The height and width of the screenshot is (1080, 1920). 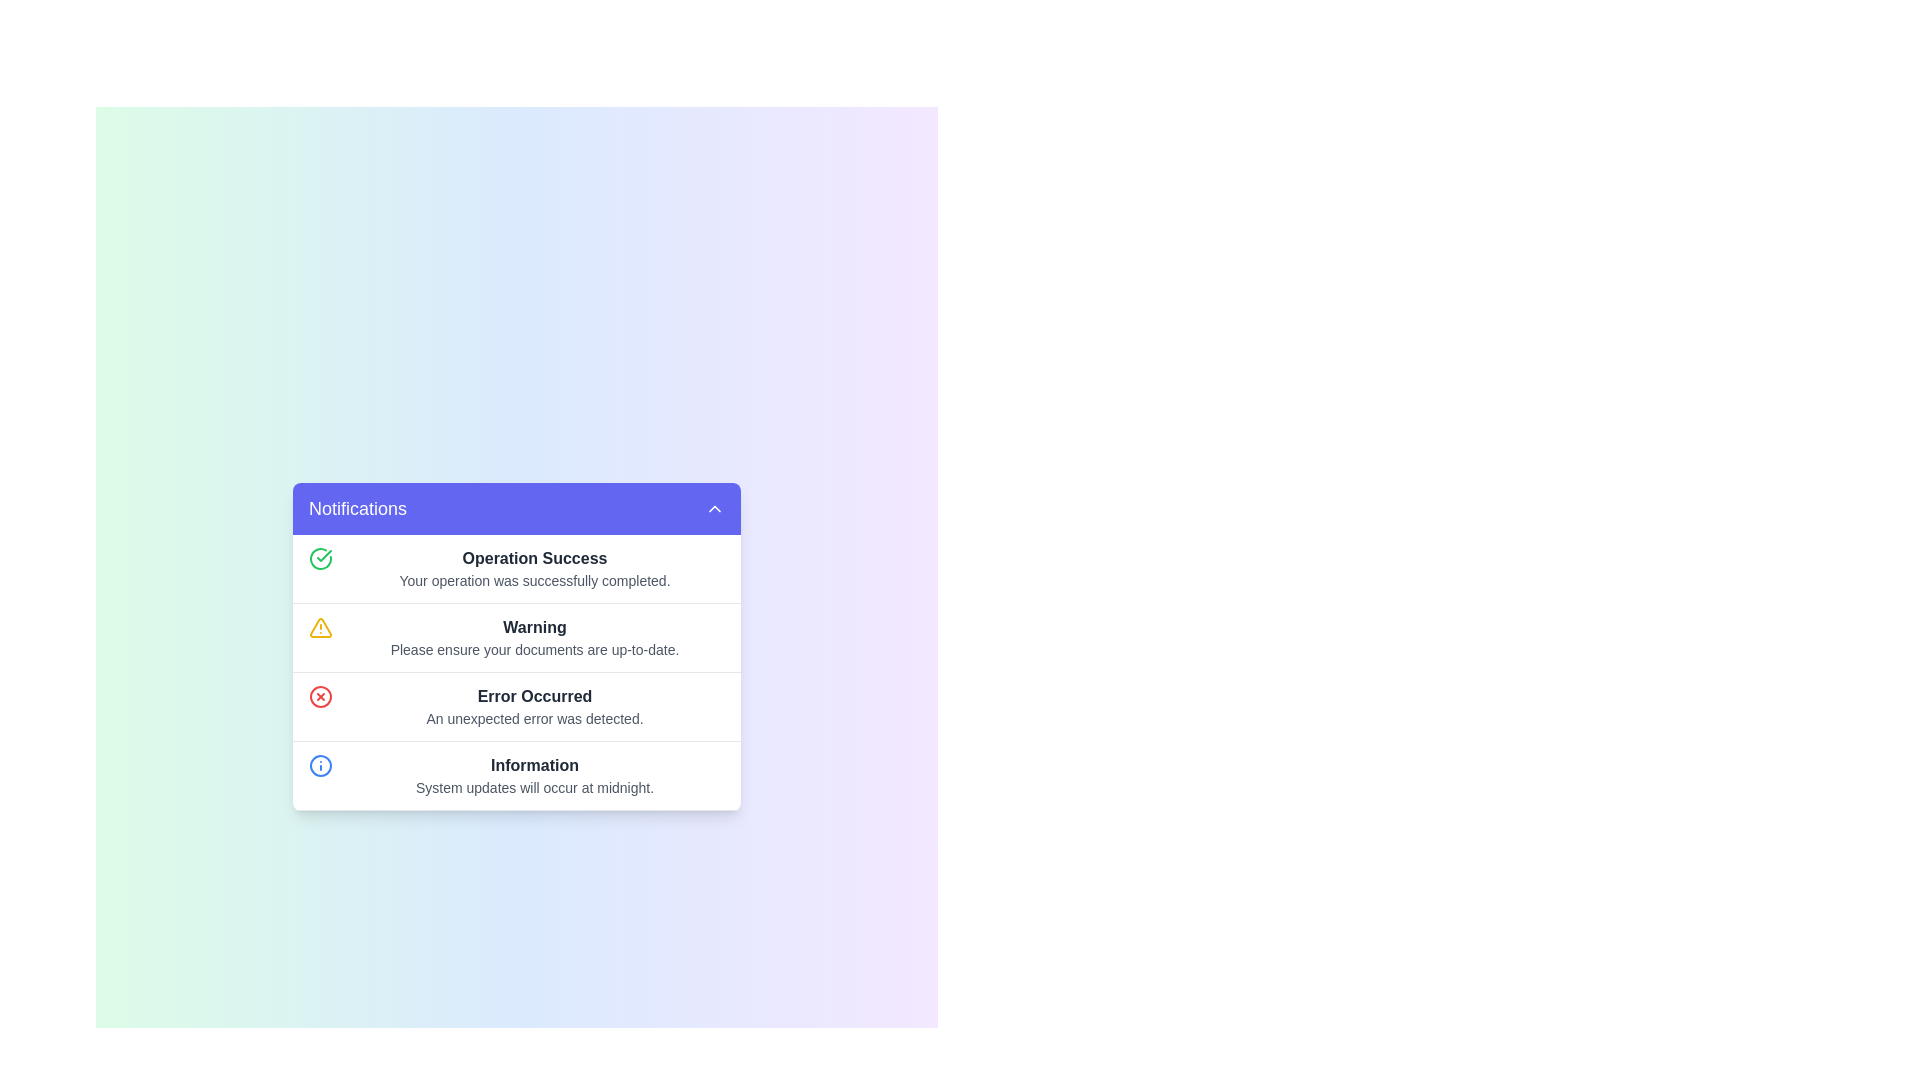 What do you see at coordinates (534, 705) in the screenshot?
I see `informational notification text block indicating an error event, which is the third message in the vertical notification list, located below 'Warning' and above 'Information'` at bounding box center [534, 705].